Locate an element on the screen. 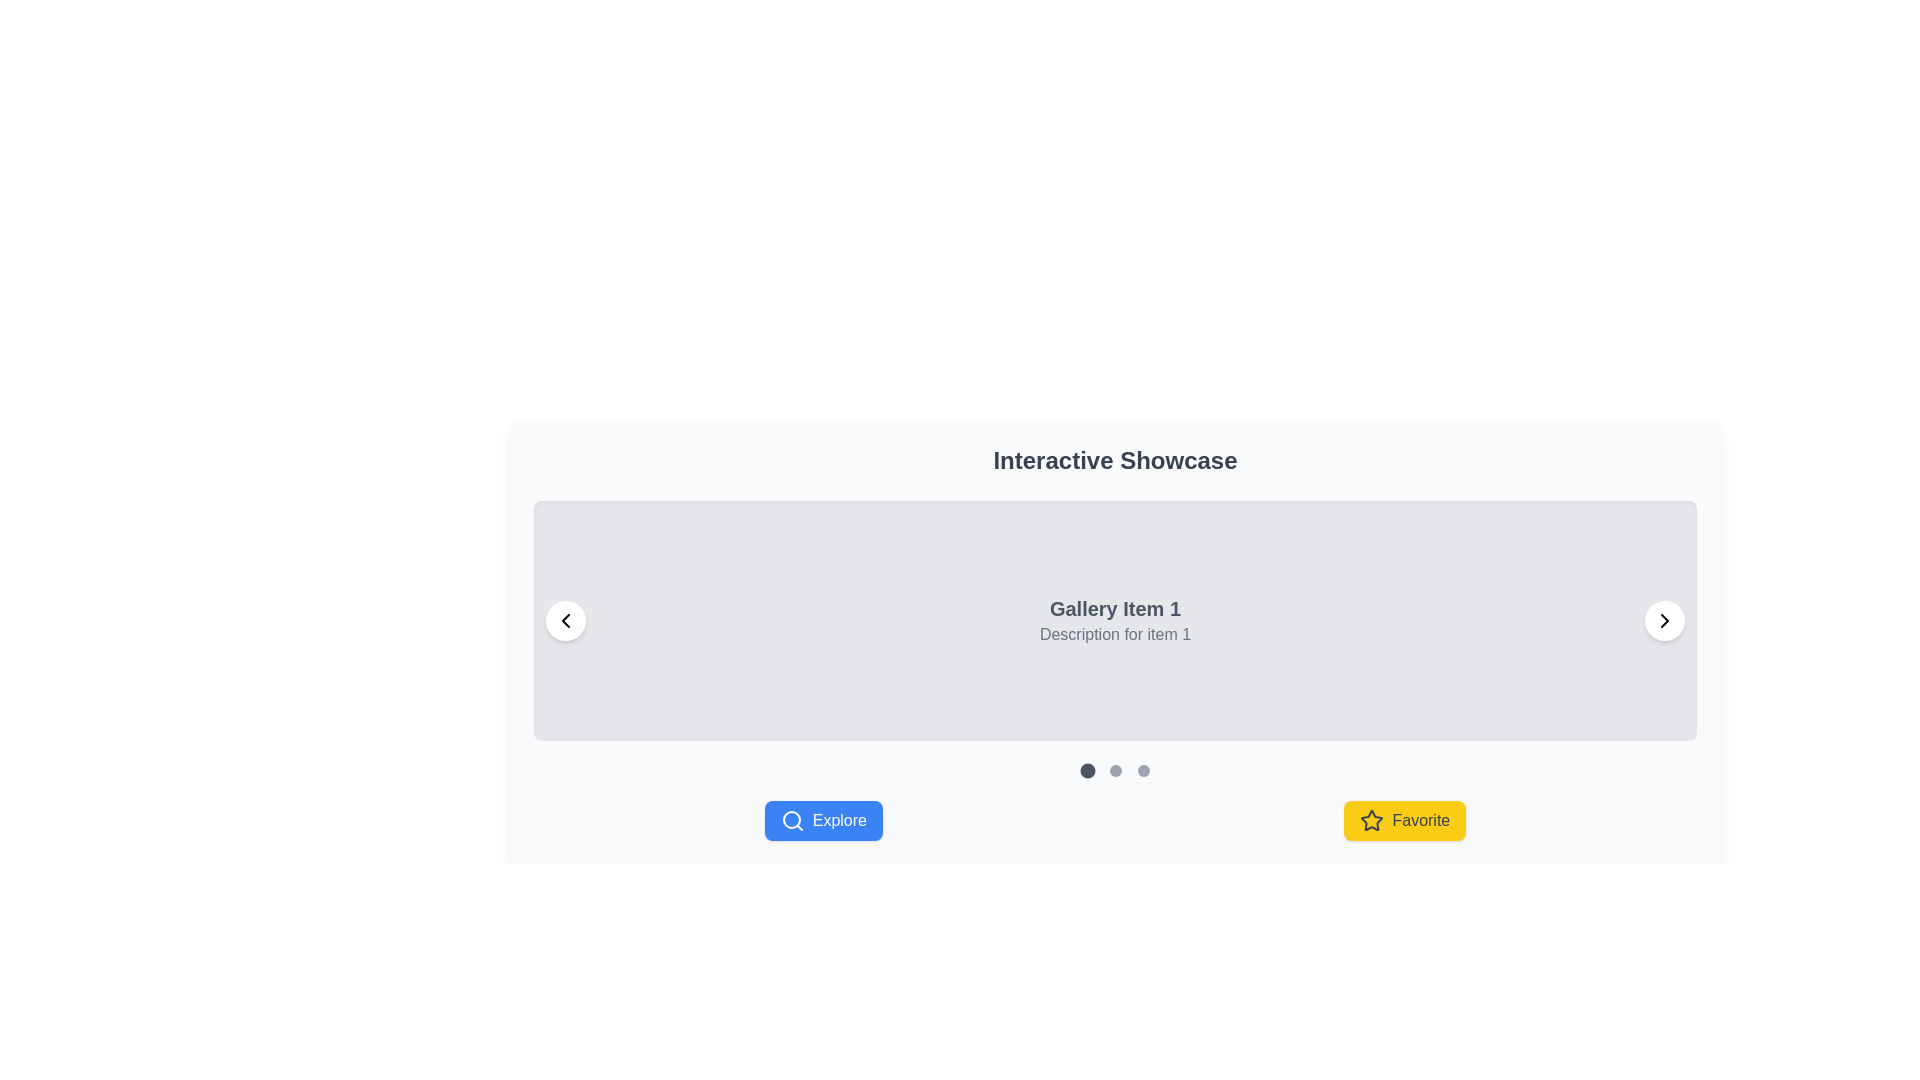 This screenshot has width=1920, height=1080. the chevron icon representing the 'next' navigation button located on the right side of the carousel widget is located at coordinates (1665, 620).